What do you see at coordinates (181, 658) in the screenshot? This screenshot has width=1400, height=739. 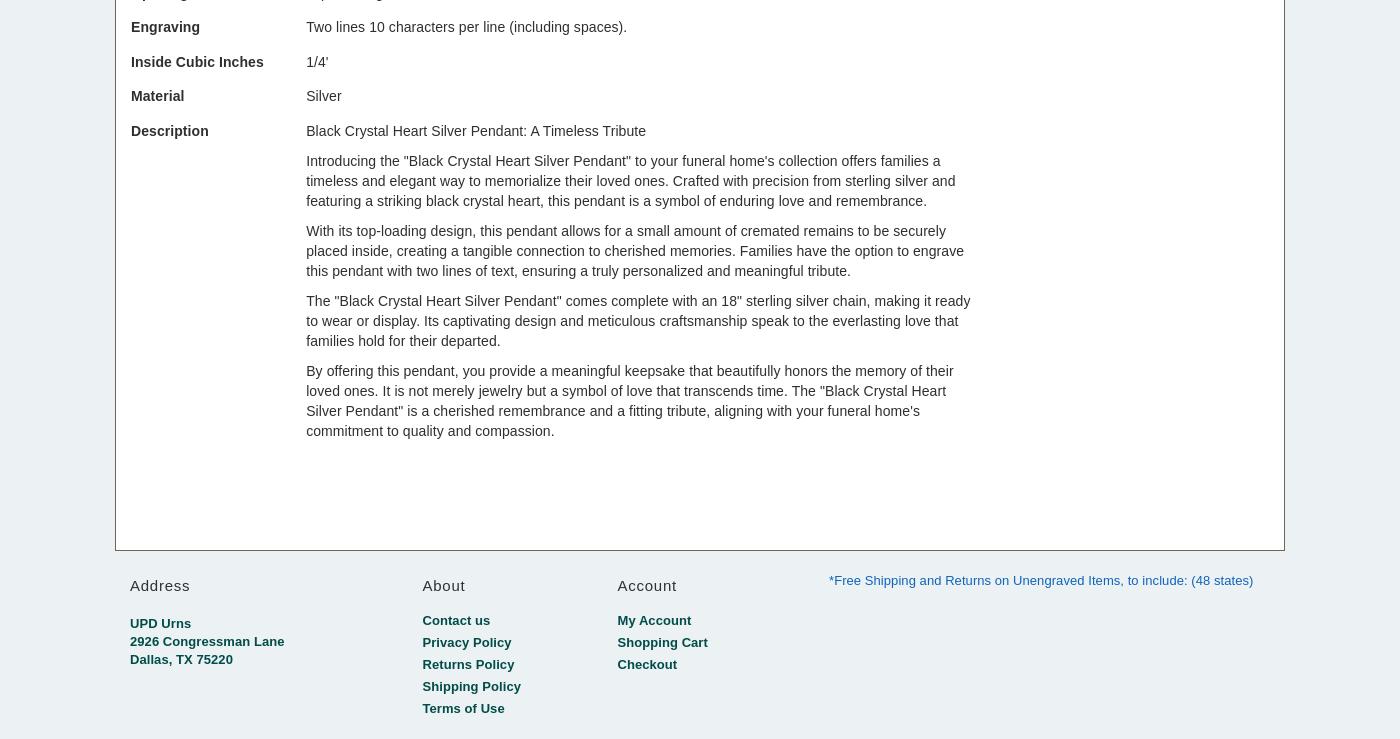 I see `'Dallas, TX 75220'` at bounding box center [181, 658].